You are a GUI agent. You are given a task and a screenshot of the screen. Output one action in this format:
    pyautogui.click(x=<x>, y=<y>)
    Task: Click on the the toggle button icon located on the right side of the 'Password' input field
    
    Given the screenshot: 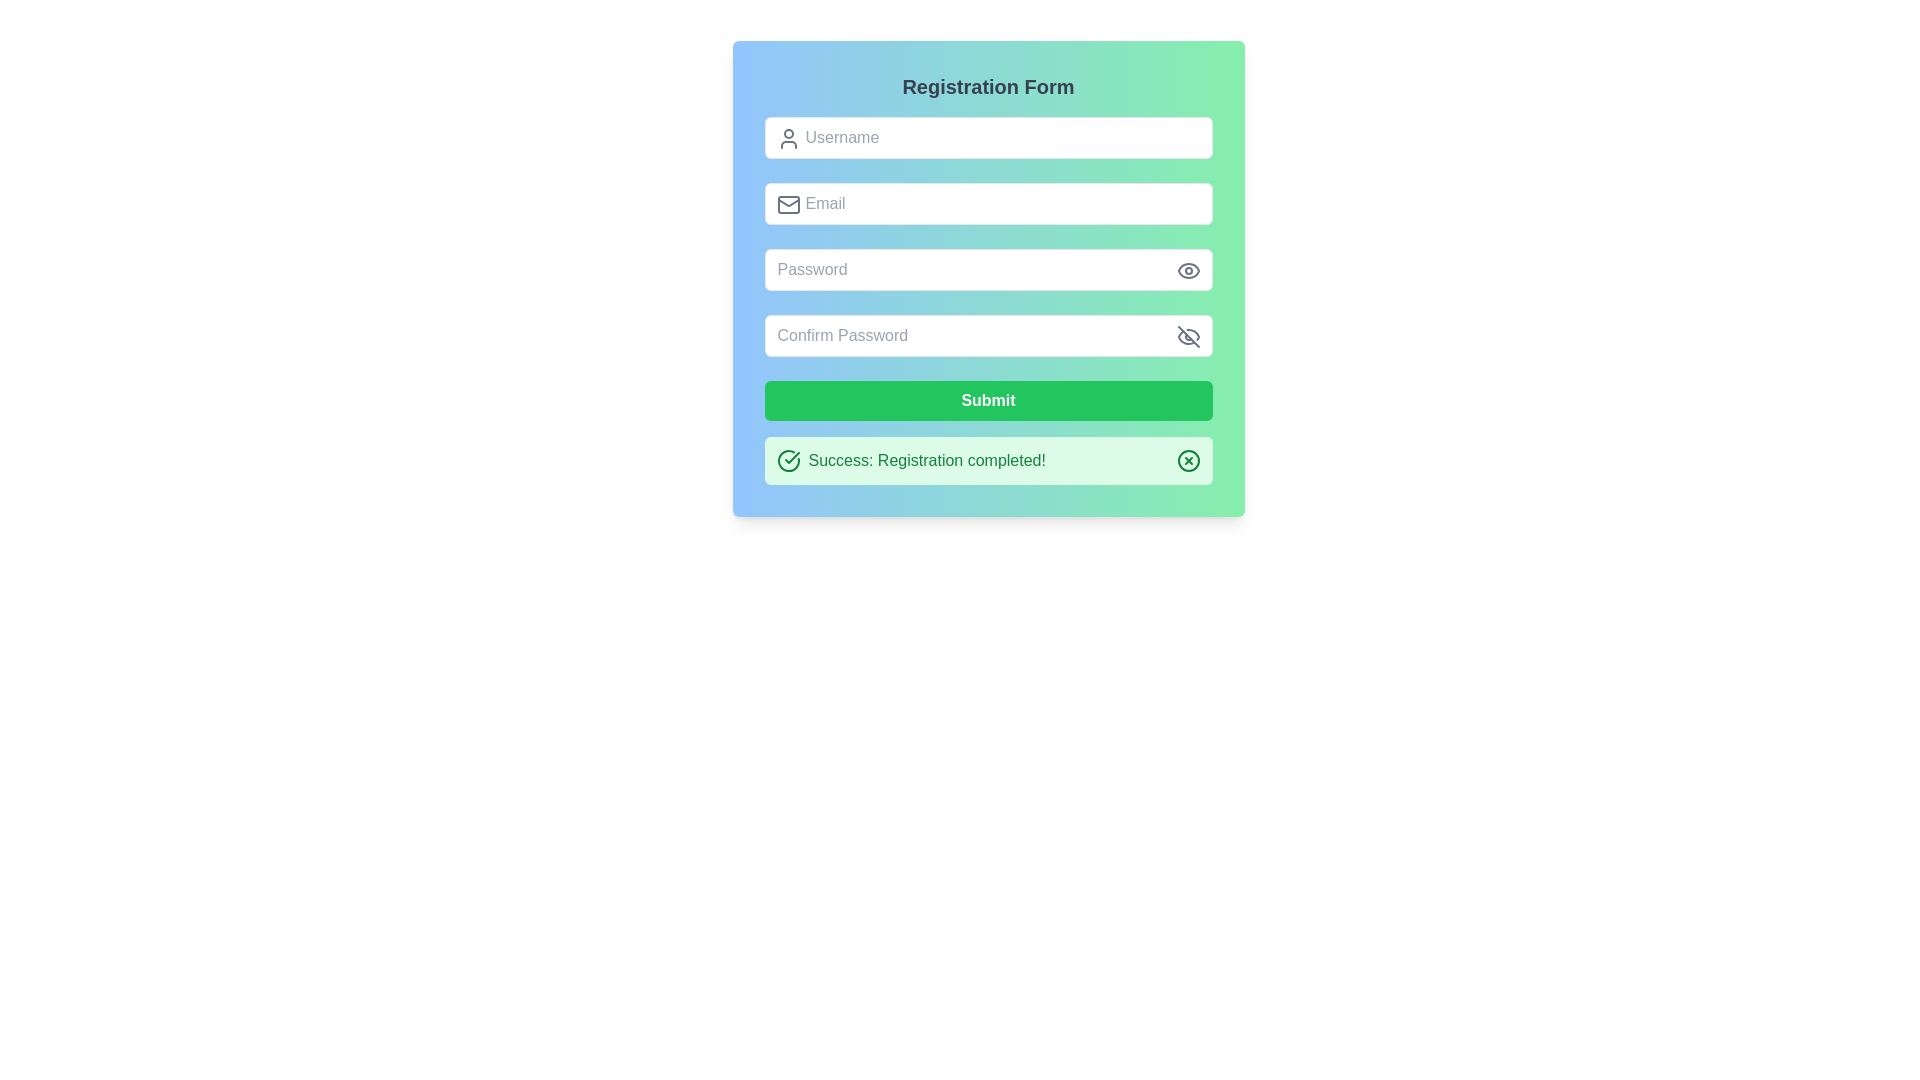 What is the action you would take?
    pyautogui.click(x=1188, y=270)
    